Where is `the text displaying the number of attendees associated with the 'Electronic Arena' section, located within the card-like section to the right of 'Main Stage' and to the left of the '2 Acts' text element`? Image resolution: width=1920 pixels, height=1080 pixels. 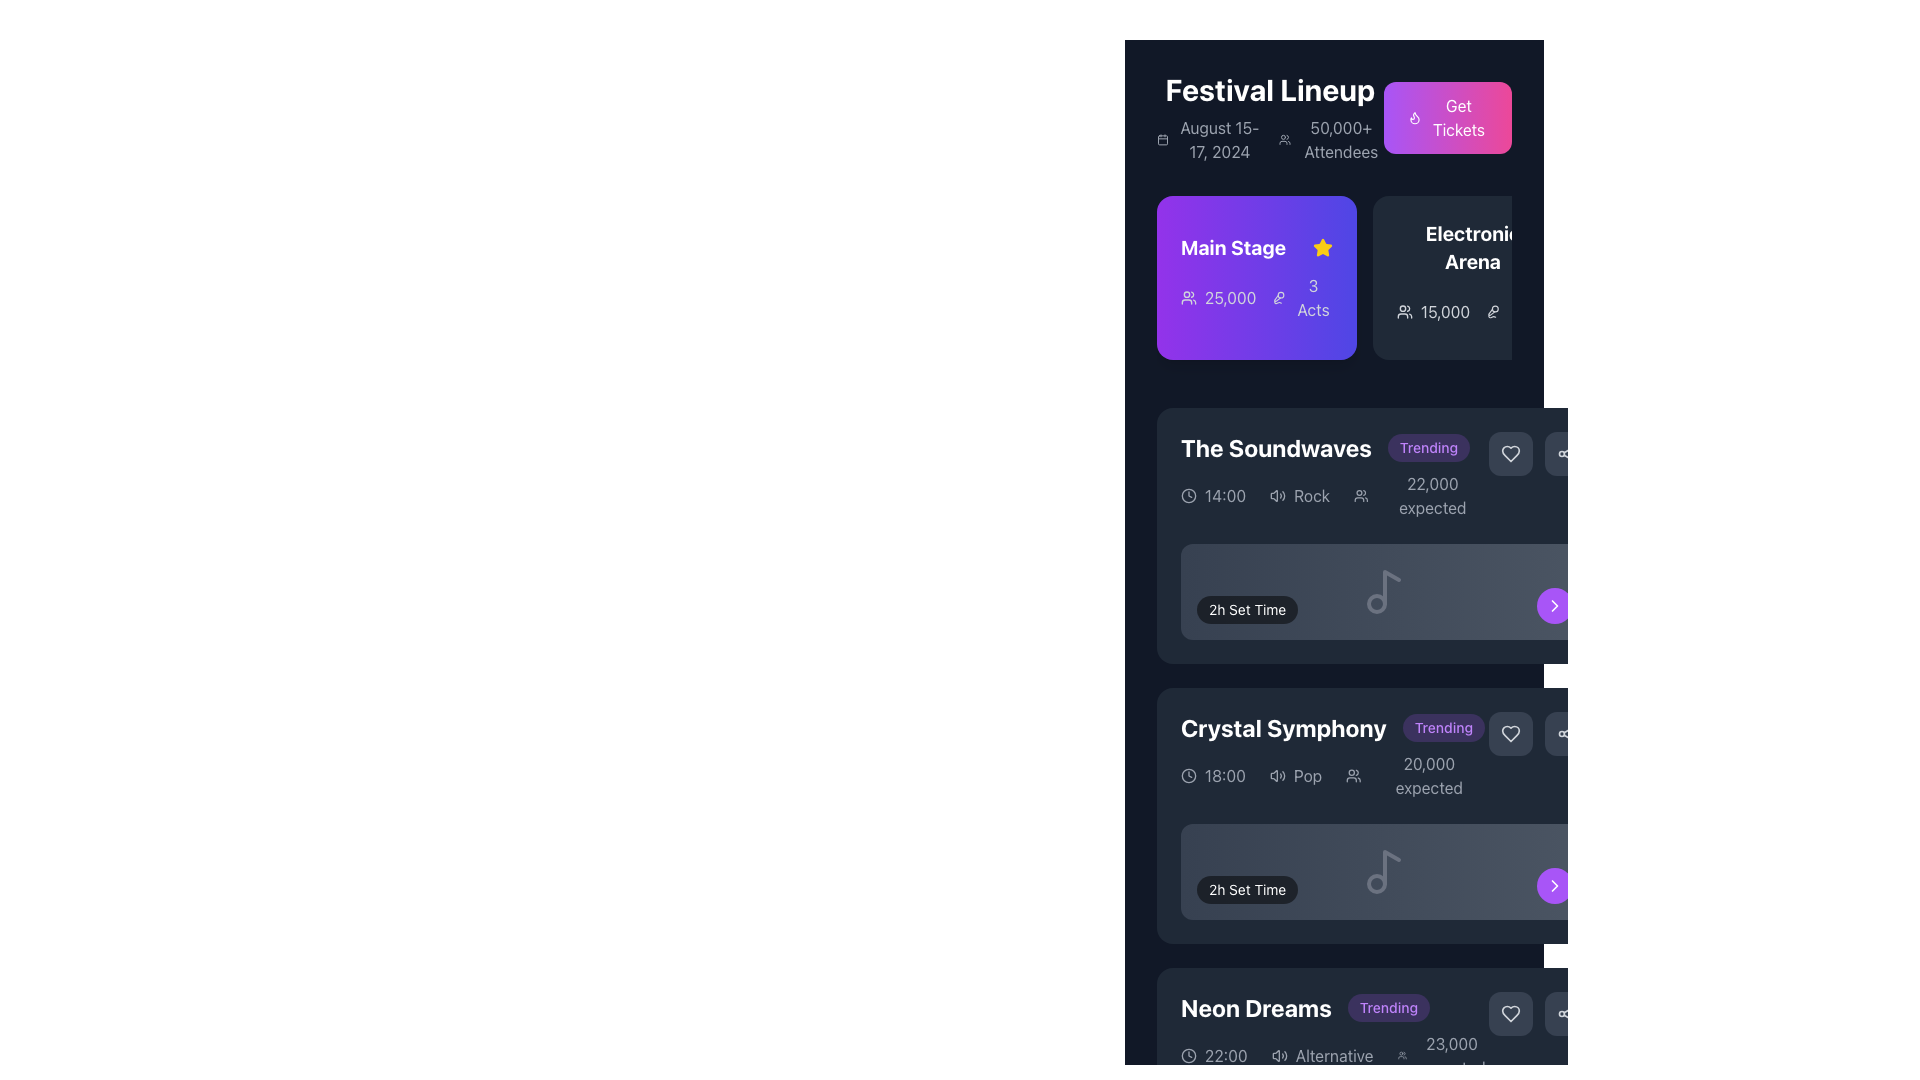
the text displaying the number of attendees associated with the 'Electronic Arena' section, located within the card-like section to the right of 'Main Stage' and to the left of the '2 Acts' text element is located at coordinates (1432, 312).